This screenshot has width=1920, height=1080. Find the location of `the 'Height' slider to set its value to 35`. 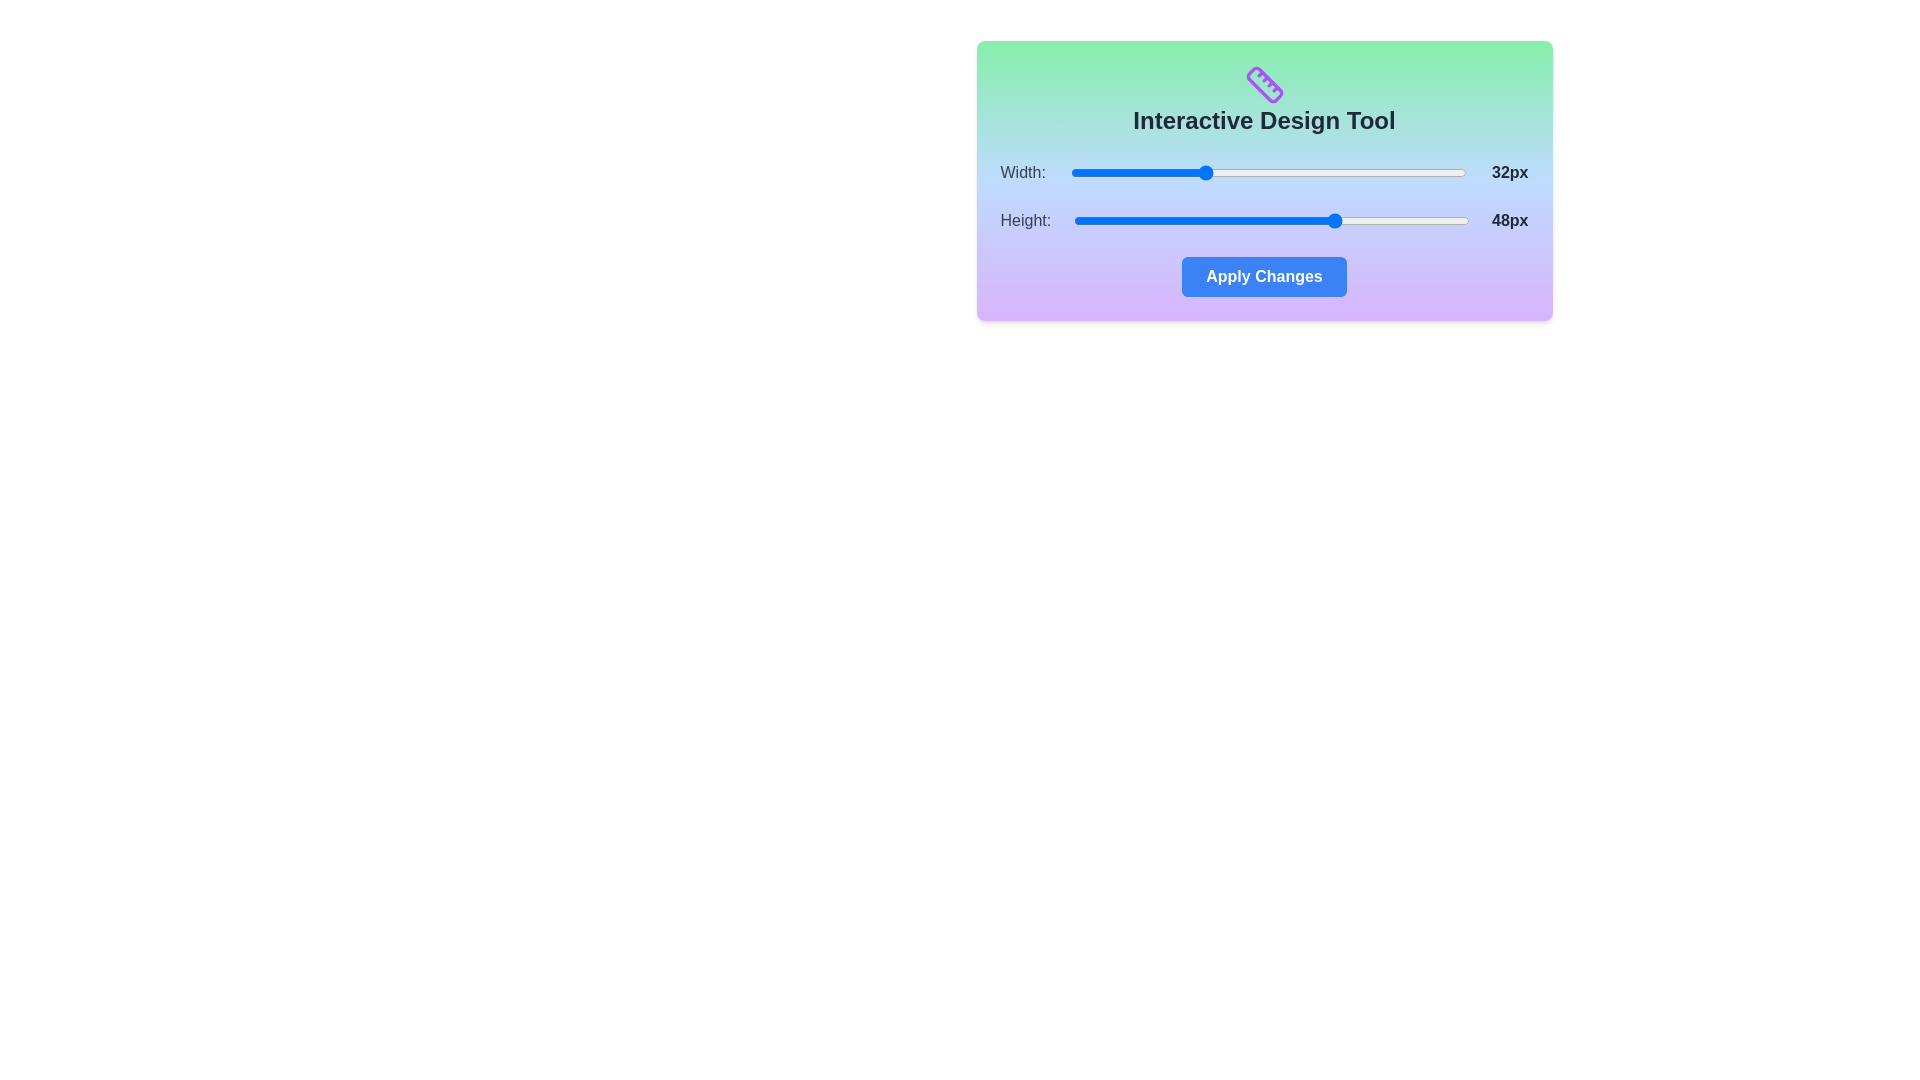

the 'Height' slider to set its value to 35 is located at coordinates (1229, 220).